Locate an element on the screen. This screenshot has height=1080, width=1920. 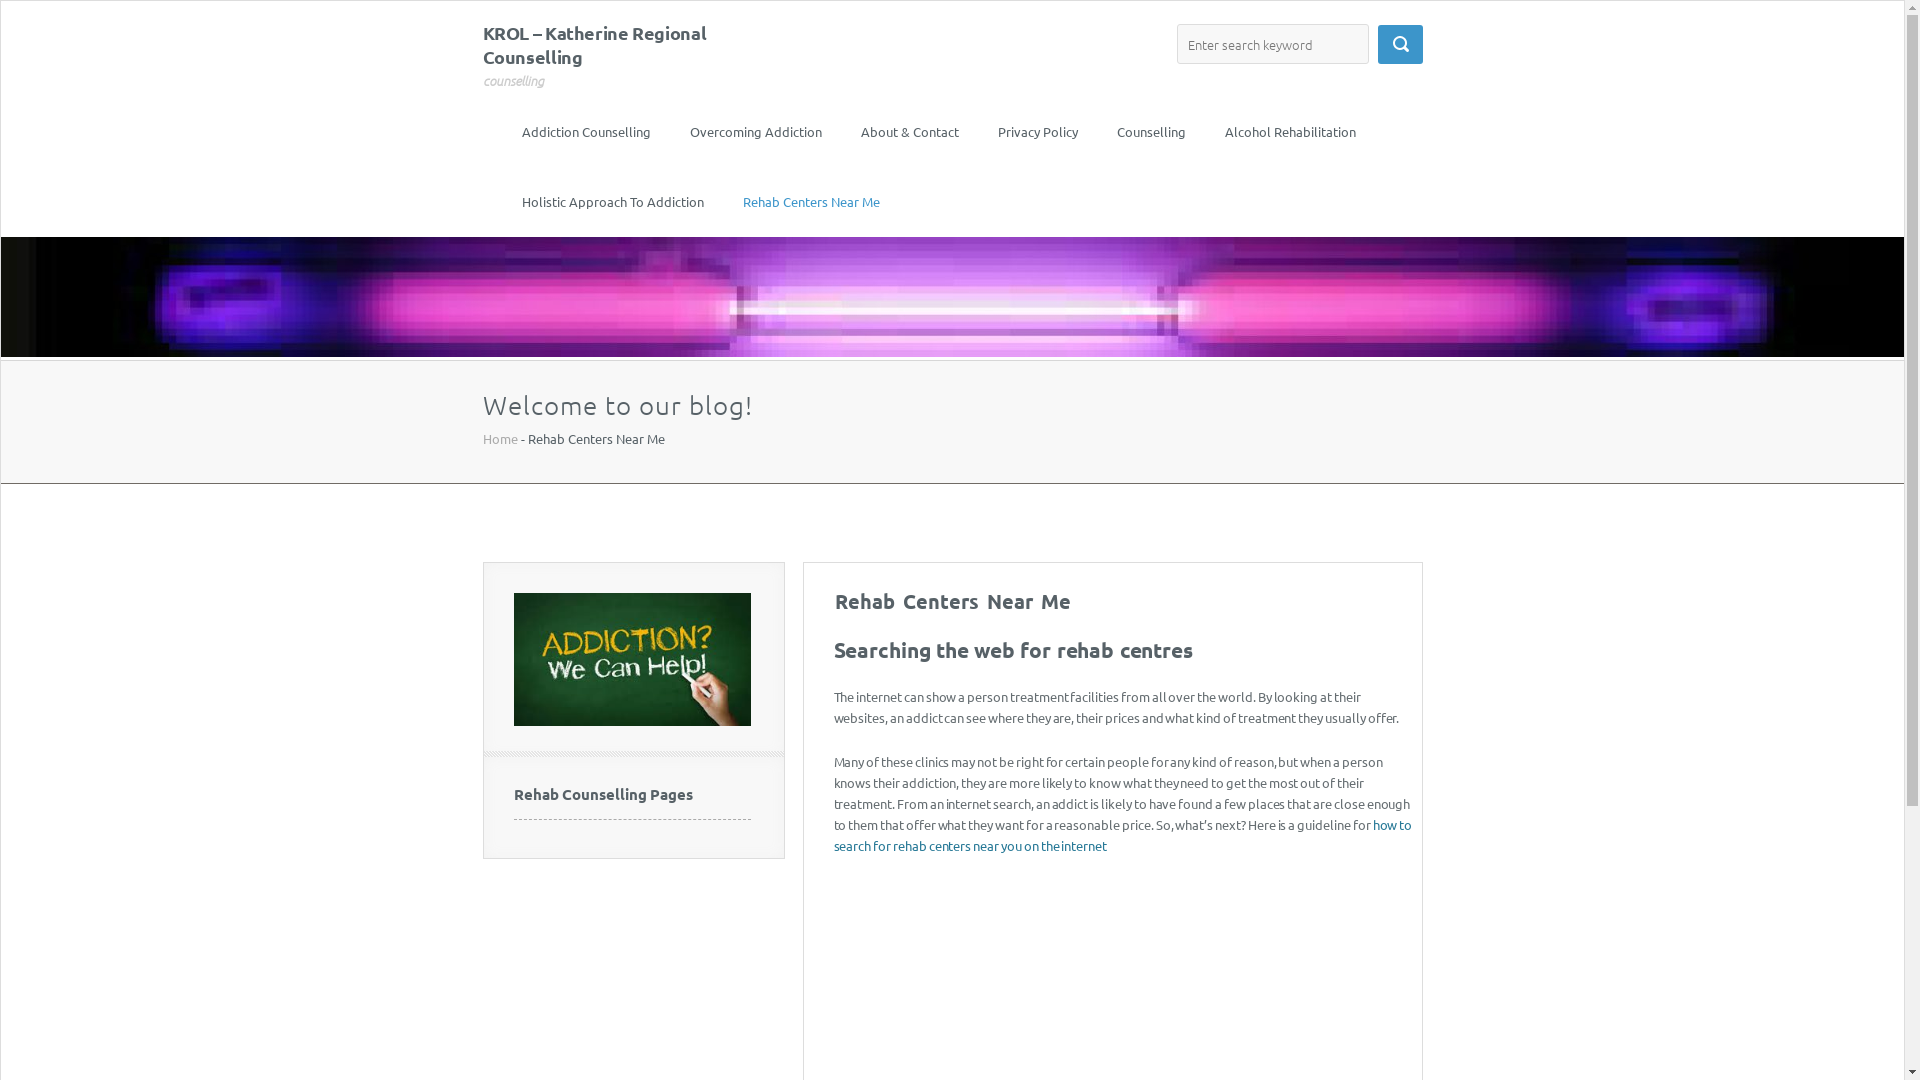
'Home' is located at coordinates (499, 437).